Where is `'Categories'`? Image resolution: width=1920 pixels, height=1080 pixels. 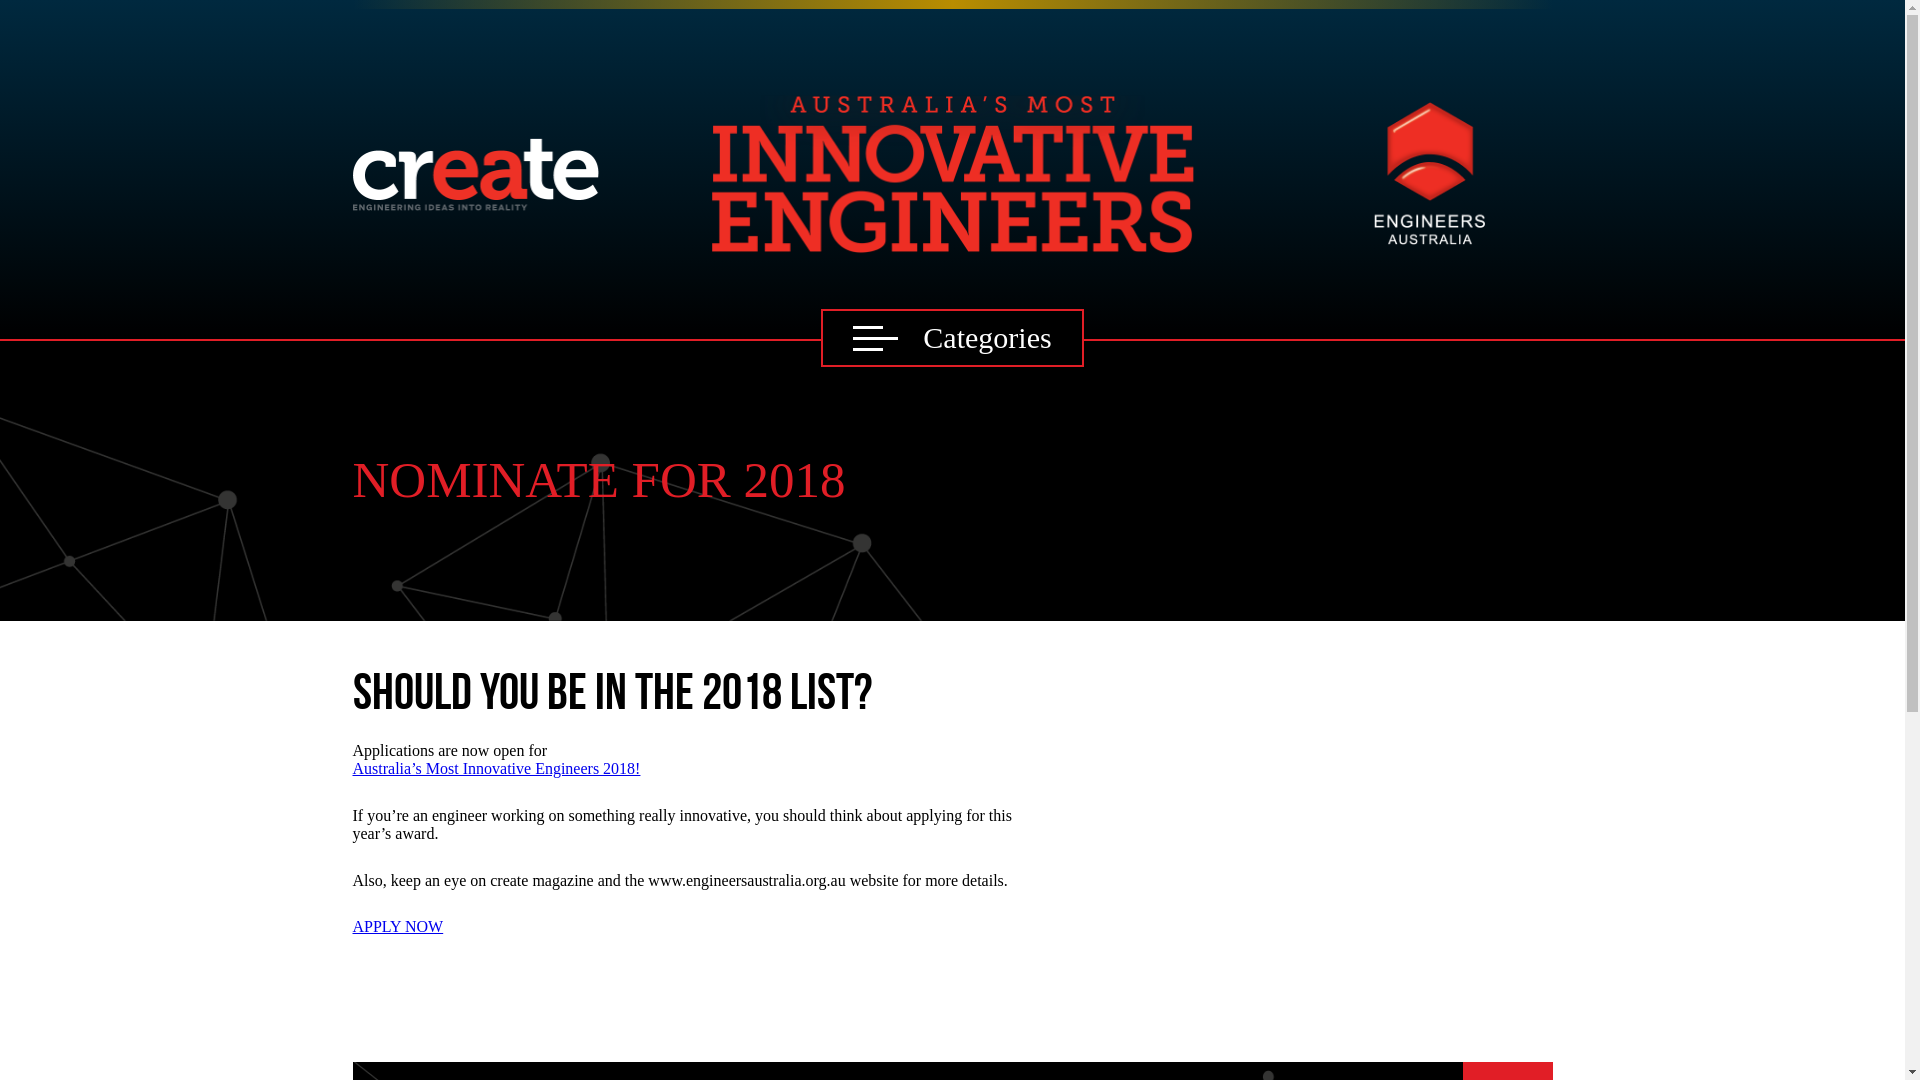
'Categories' is located at coordinates (950, 337).